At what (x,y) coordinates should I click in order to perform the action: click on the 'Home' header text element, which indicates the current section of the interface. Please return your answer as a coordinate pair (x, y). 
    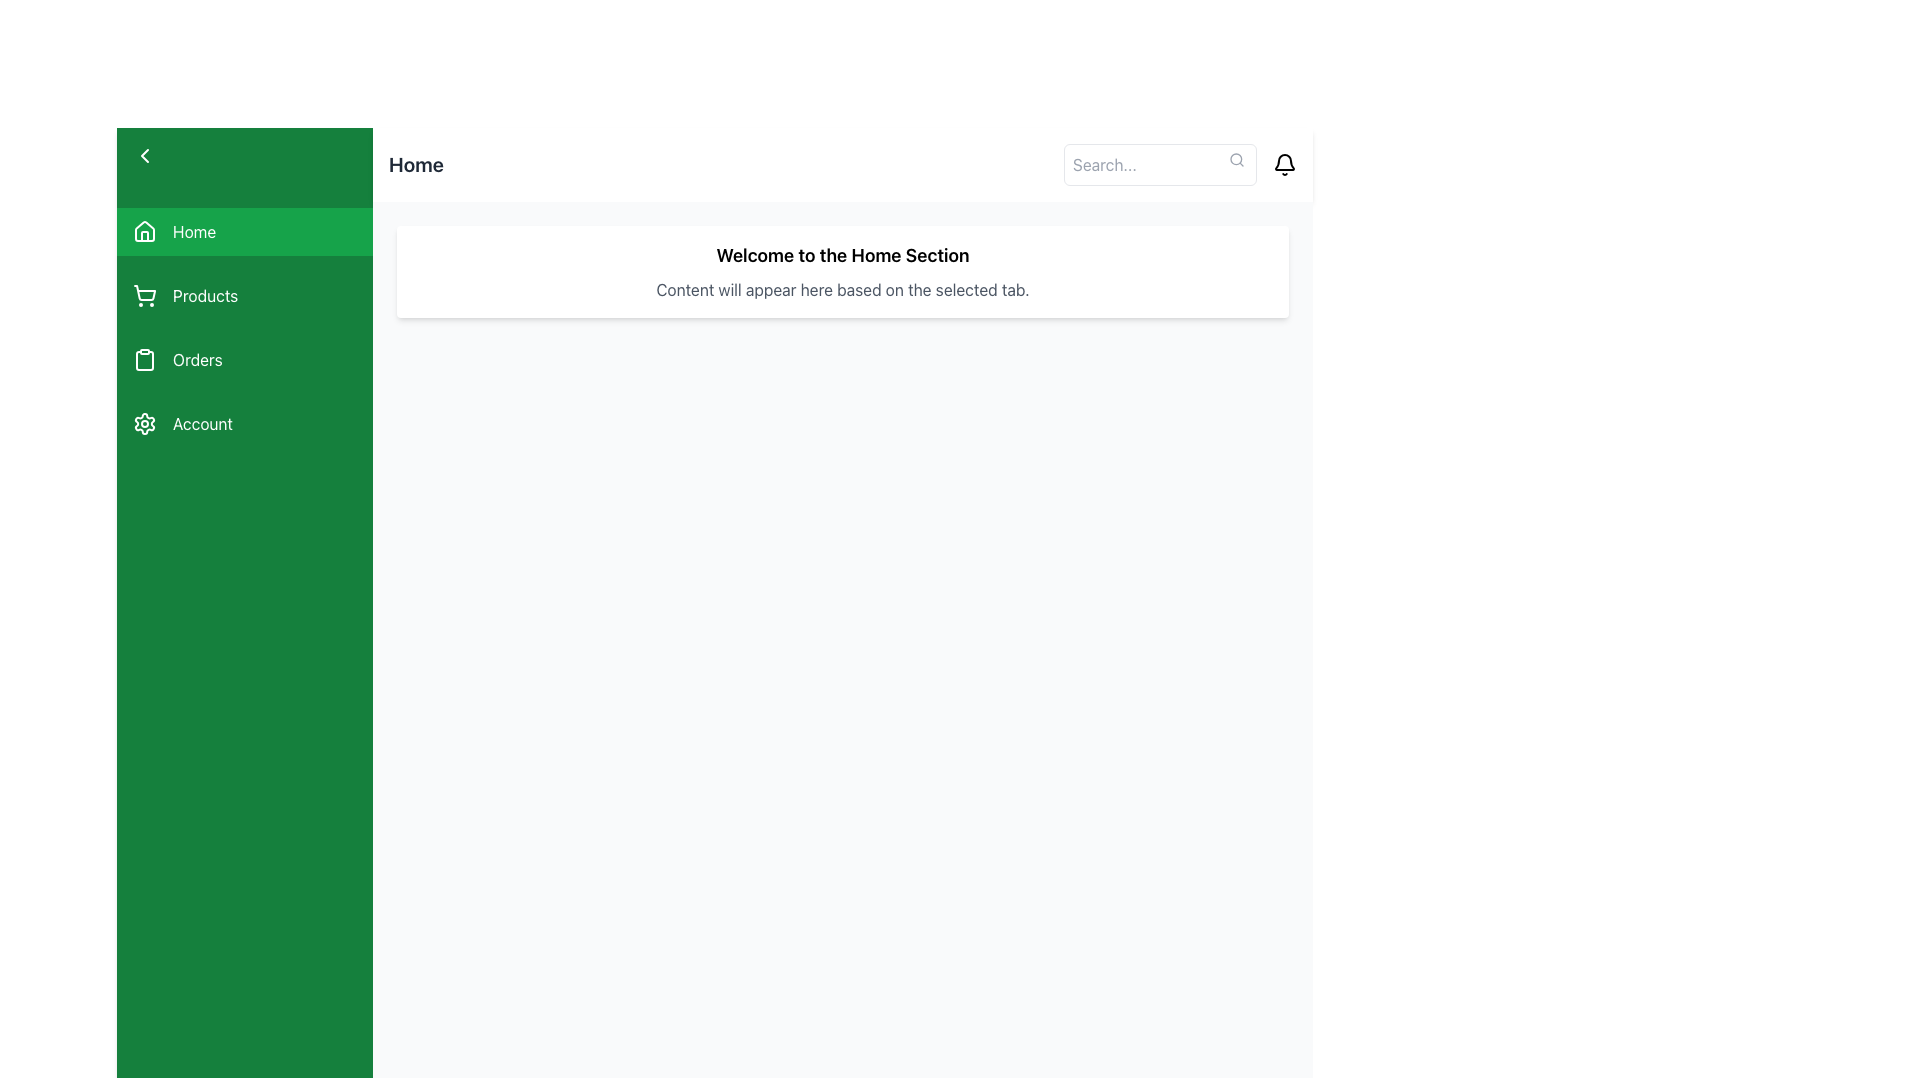
    Looking at the image, I should click on (843, 254).